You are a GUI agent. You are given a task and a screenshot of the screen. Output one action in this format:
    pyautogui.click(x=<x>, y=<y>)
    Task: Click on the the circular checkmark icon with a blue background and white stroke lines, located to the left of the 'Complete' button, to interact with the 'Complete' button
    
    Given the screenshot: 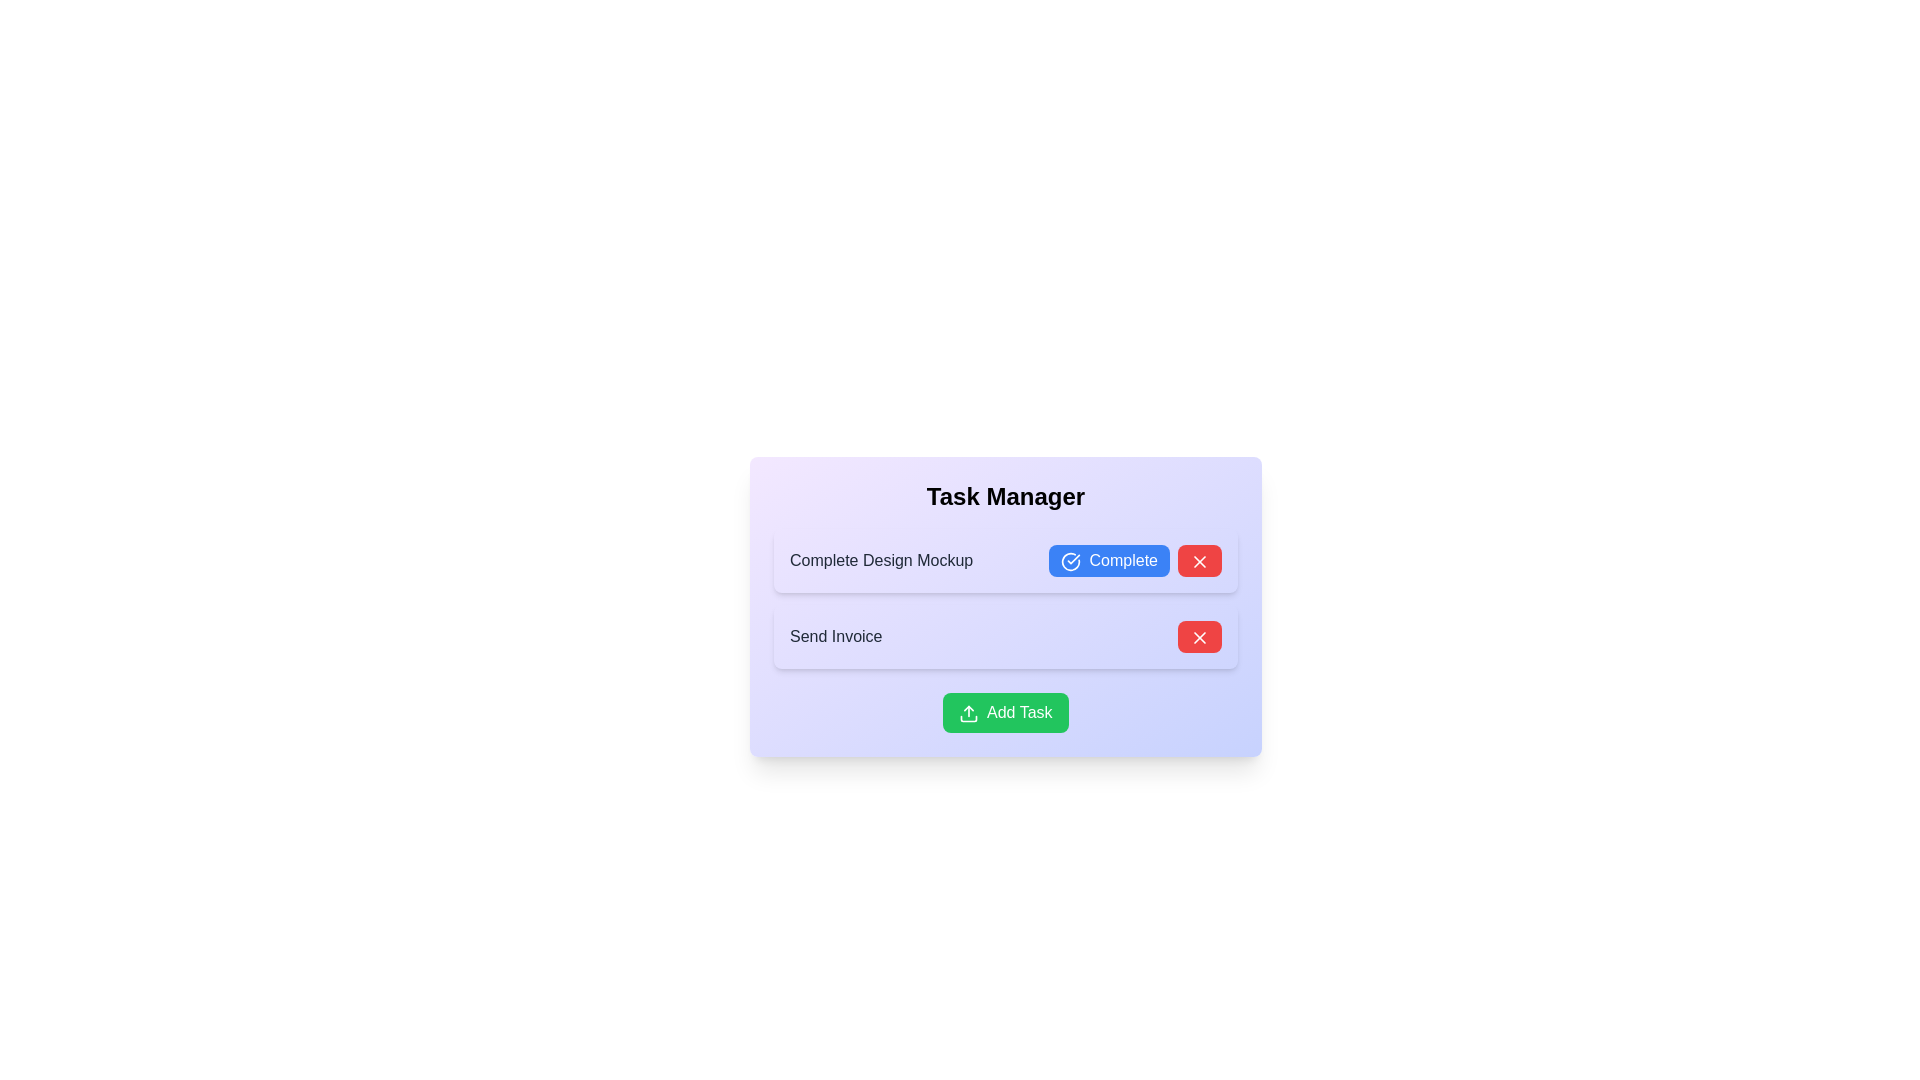 What is the action you would take?
    pyautogui.click(x=1070, y=561)
    